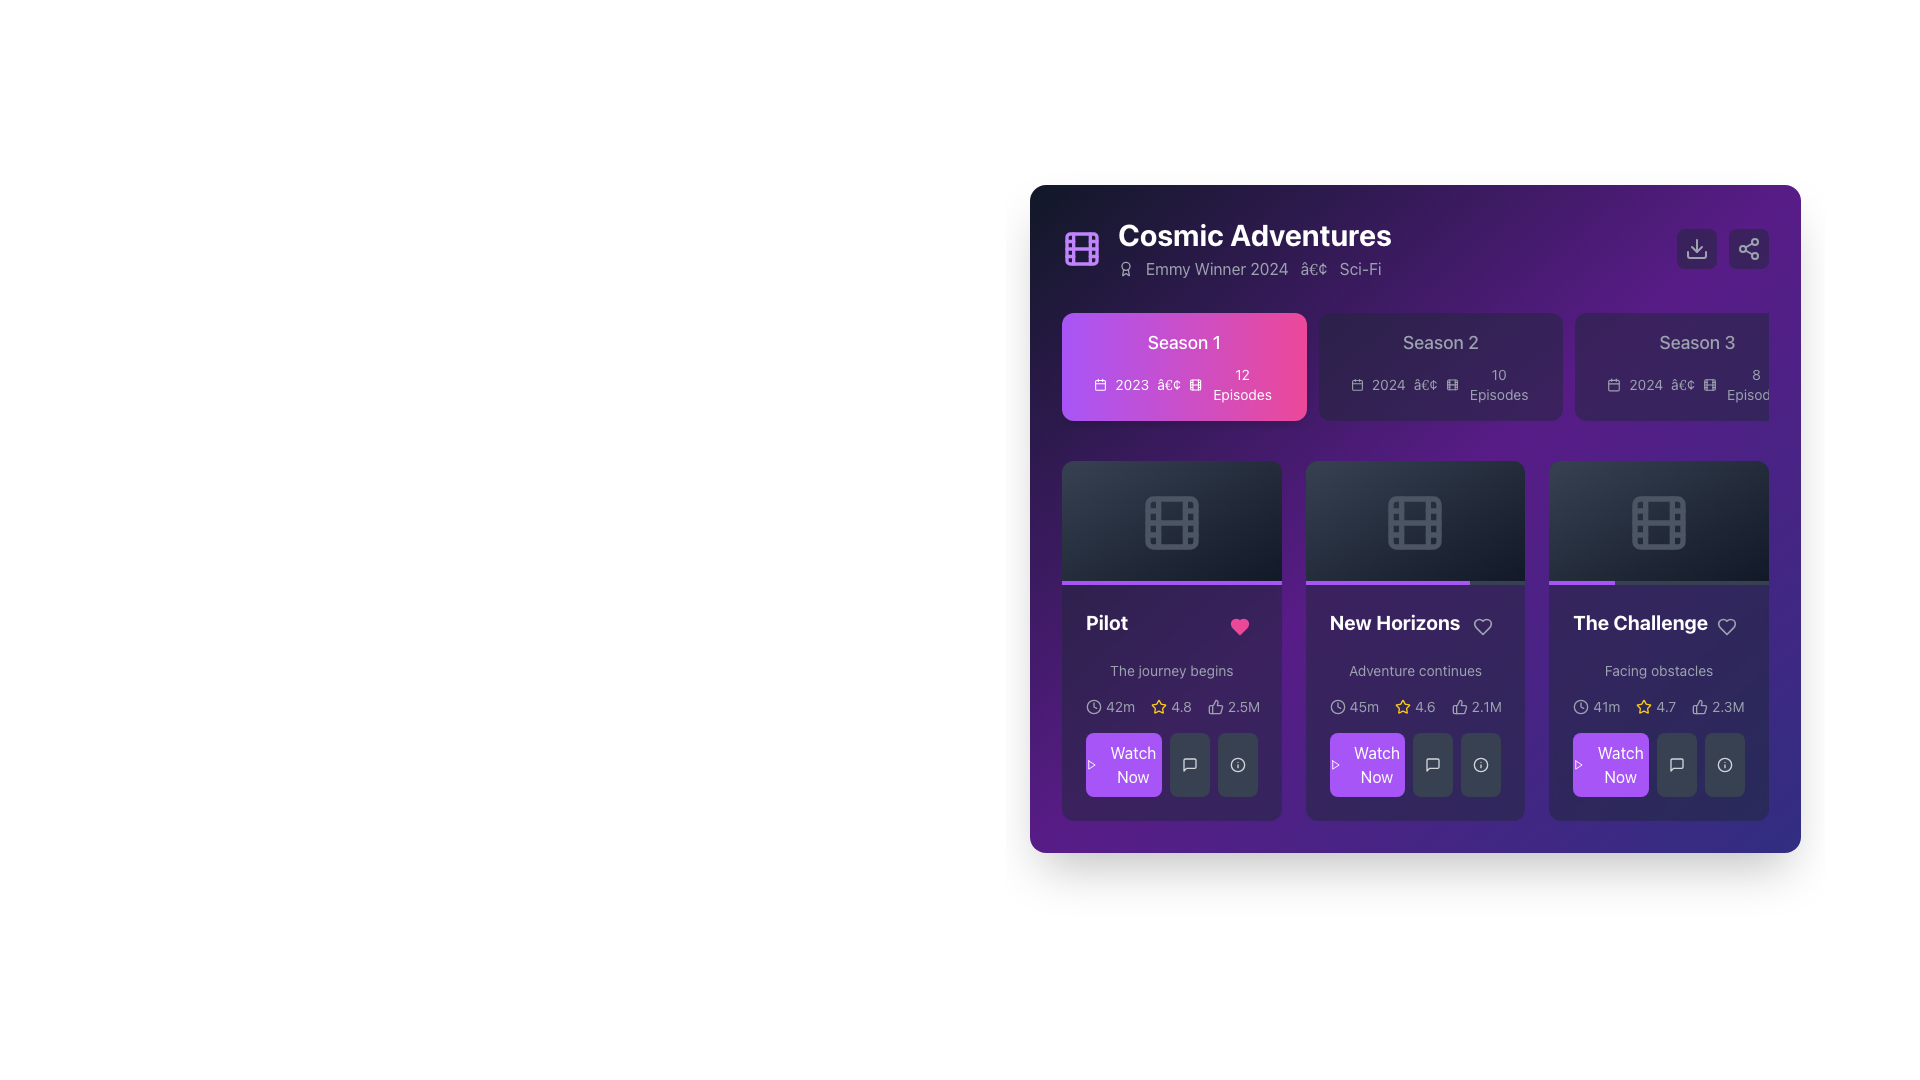 The height and width of the screenshot is (1080, 1920). What do you see at coordinates (1644, 705) in the screenshot?
I see `the star icon representing the rating system located underneath the title 'New Horizons' and next to the average rating text '4.6'` at bounding box center [1644, 705].